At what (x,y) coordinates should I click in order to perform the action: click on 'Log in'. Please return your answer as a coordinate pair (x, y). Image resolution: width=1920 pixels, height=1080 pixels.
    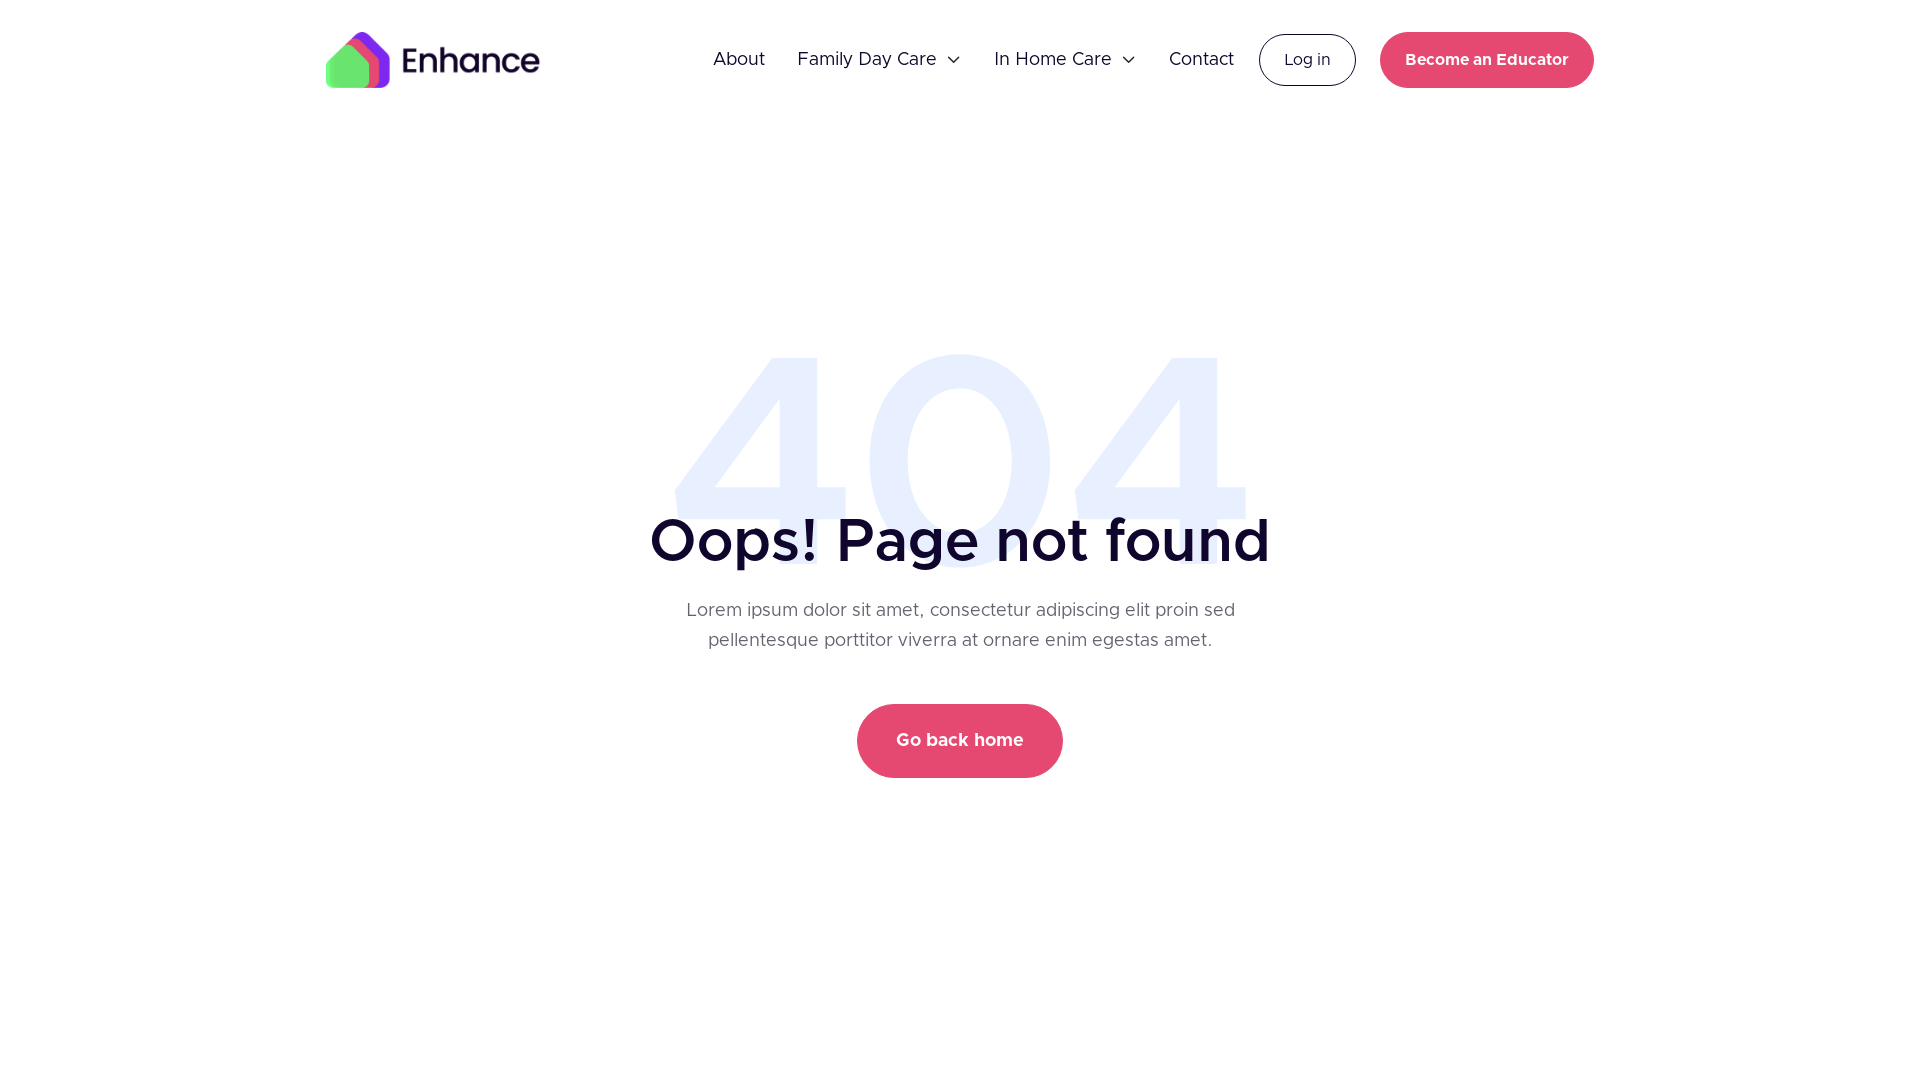
    Looking at the image, I should click on (1257, 59).